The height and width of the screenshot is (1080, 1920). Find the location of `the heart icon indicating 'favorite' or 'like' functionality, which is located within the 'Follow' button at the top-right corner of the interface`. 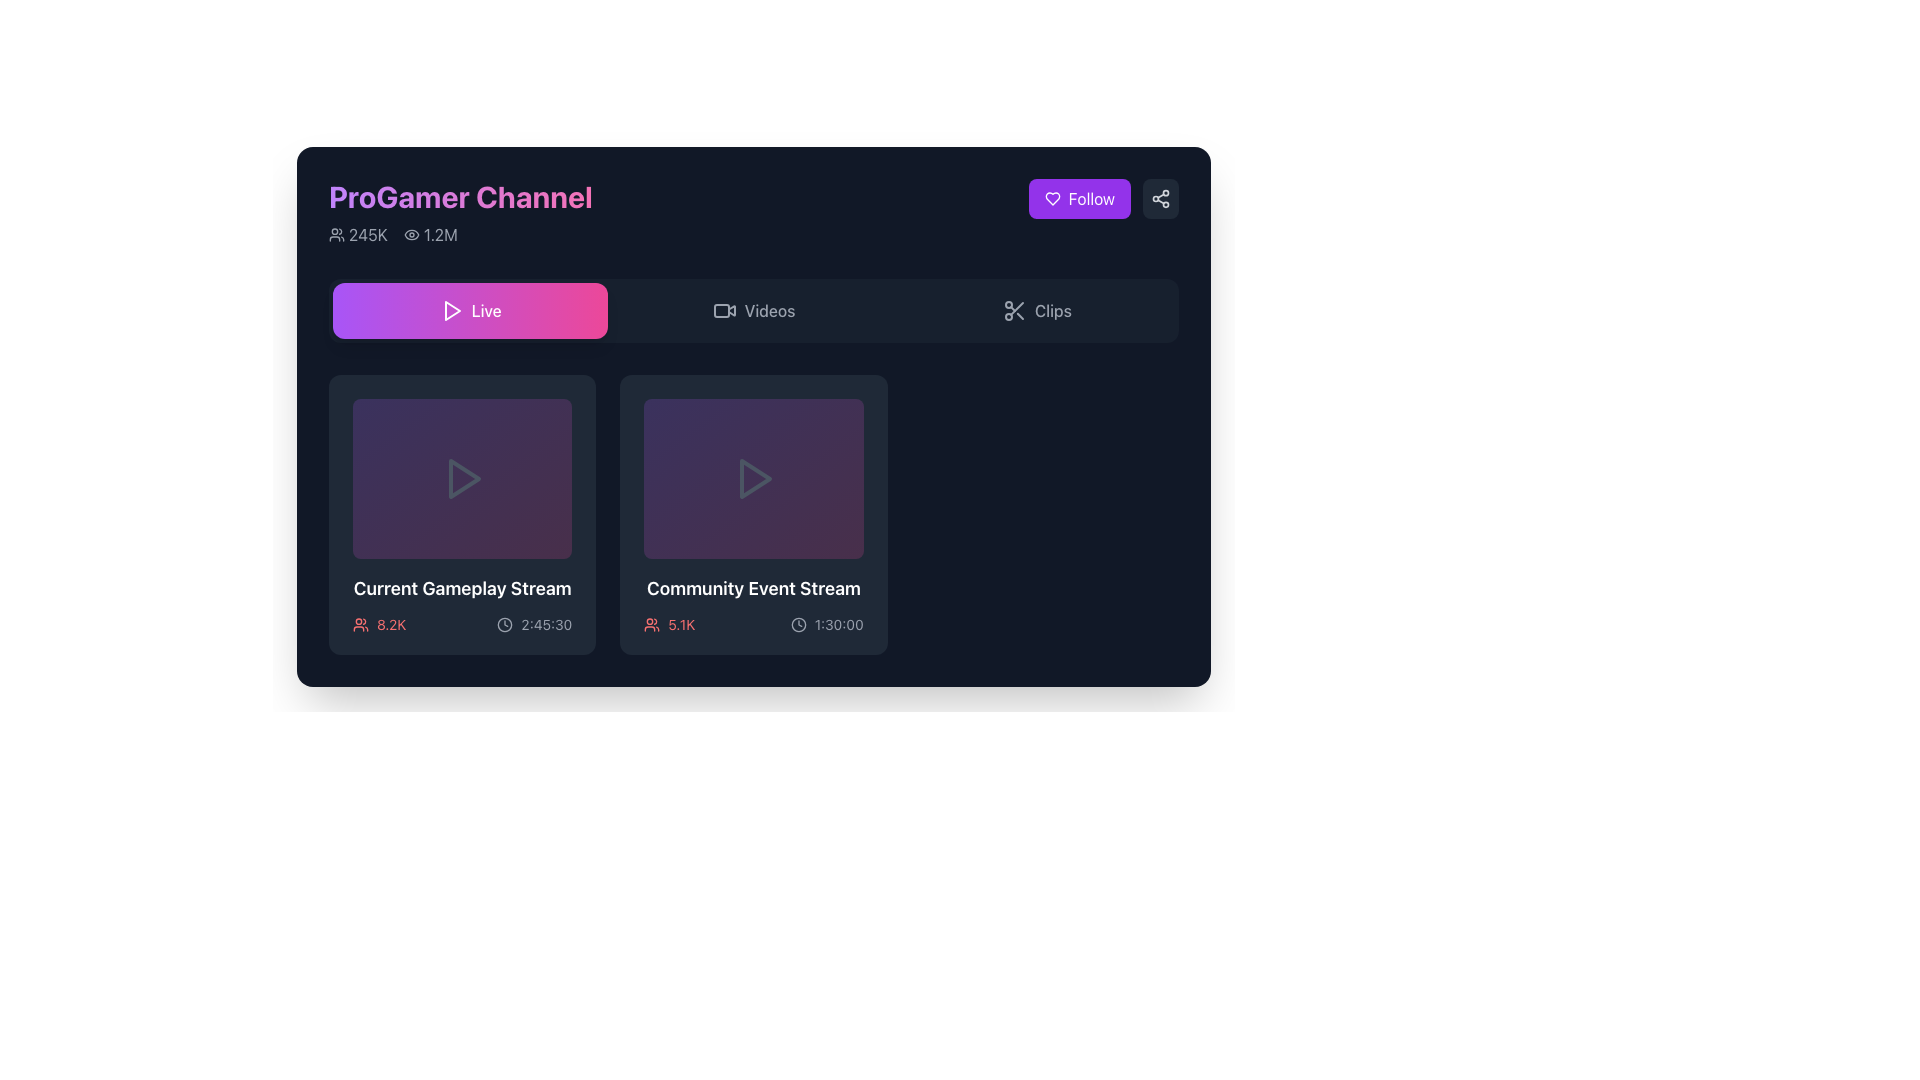

the heart icon indicating 'favorite' or 'like' functionality, which is located within the 'Follow' button at the top-right corner of the interface is located at coordinates (1051, 199).